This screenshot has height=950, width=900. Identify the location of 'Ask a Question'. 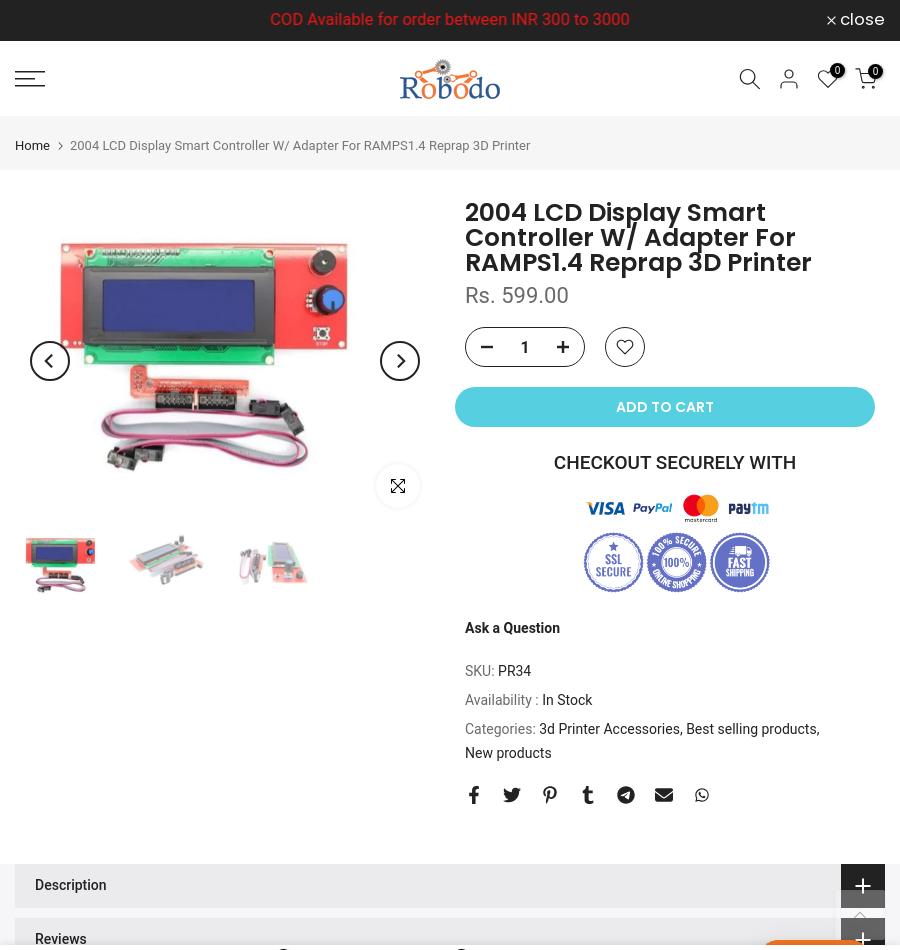
(511, 627).